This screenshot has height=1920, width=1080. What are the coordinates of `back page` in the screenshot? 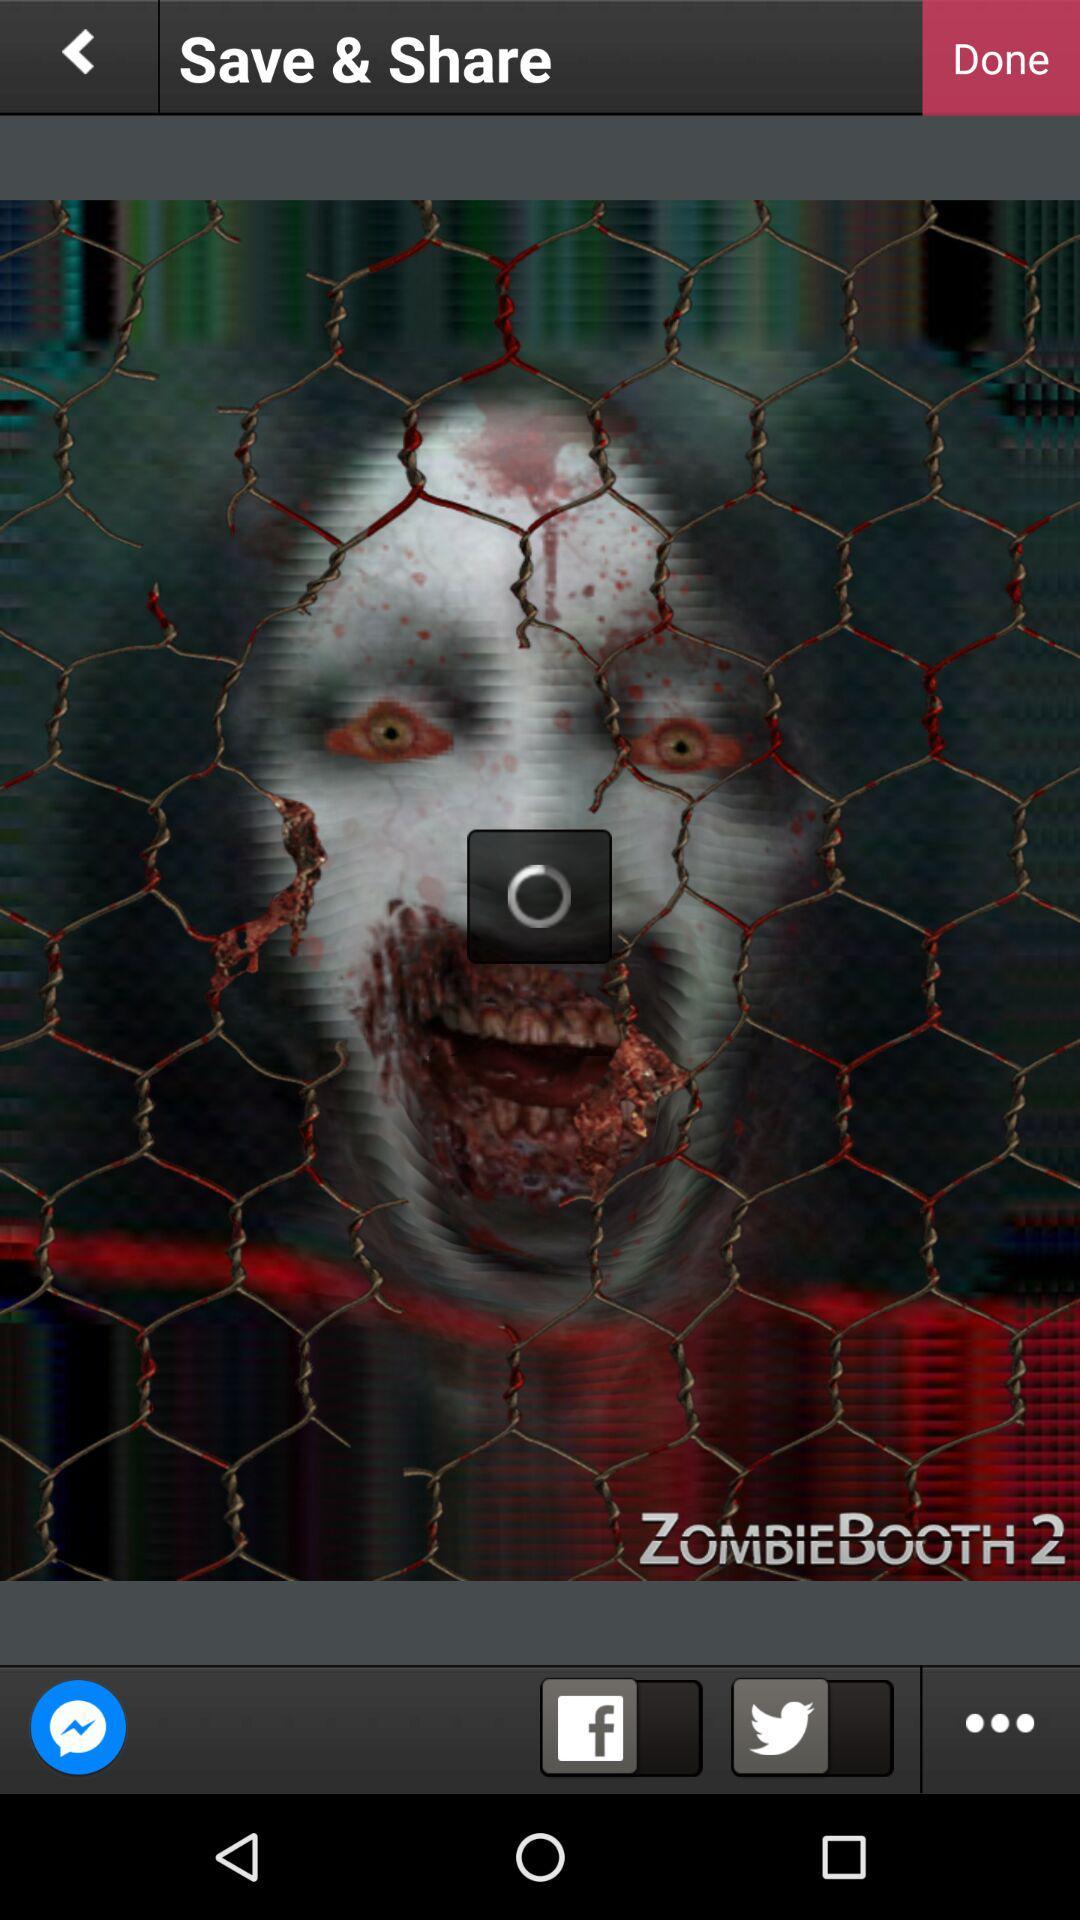 It's located at (77, 57).